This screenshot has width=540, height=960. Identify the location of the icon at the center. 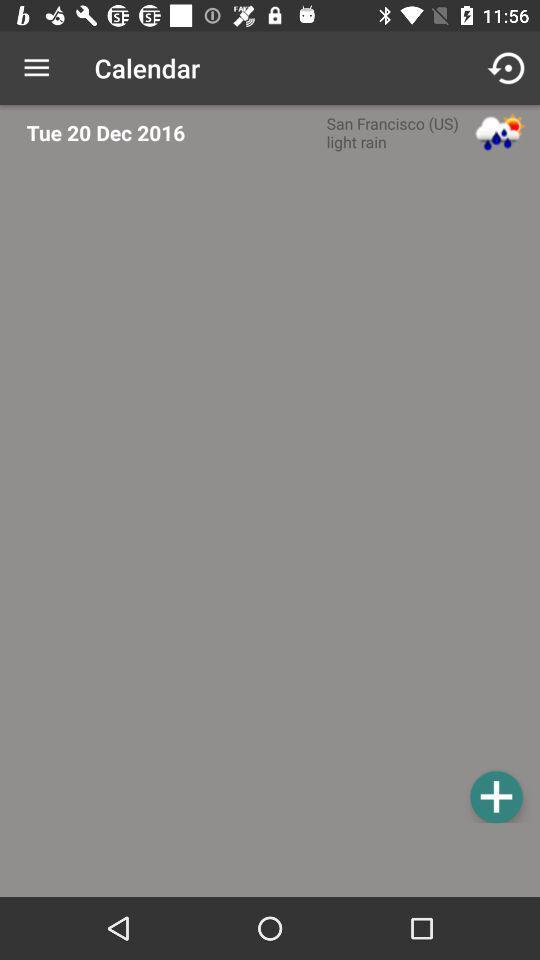
(275, 493).